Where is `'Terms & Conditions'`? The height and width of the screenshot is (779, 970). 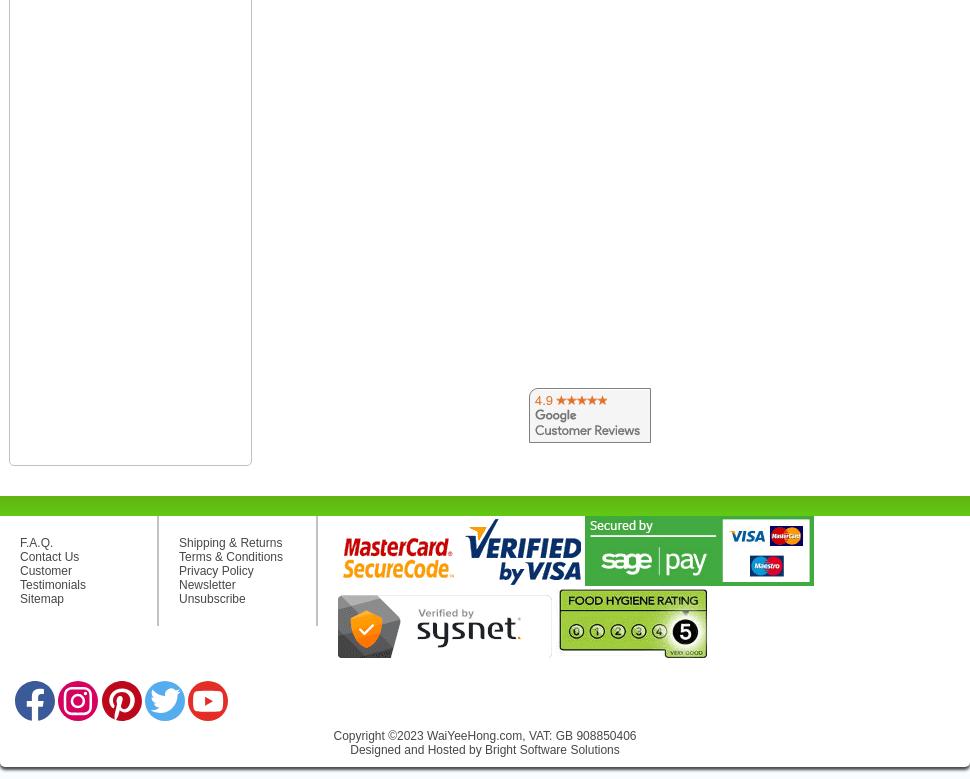 'Terms & Conditions' is located at coordinates (230, 555).